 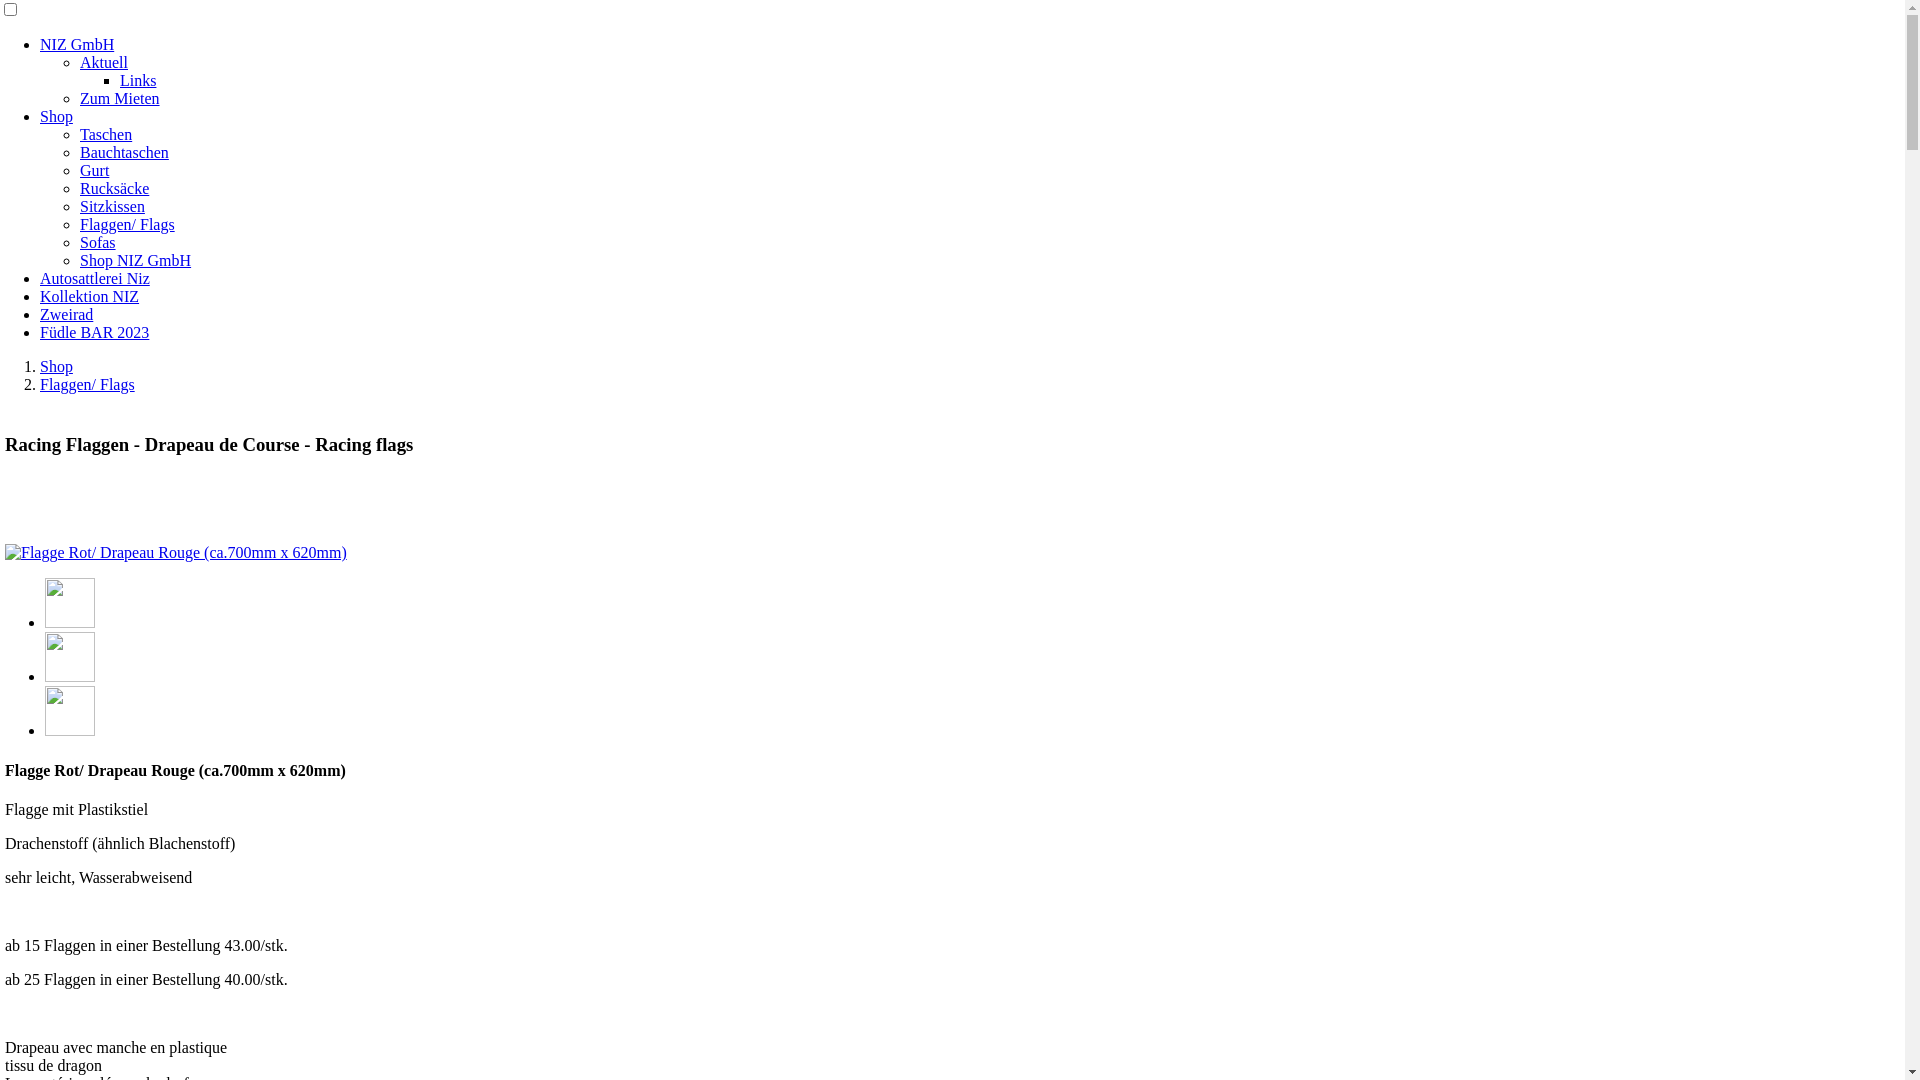 I want to click on 'Shop', so click(x=39, y=116).